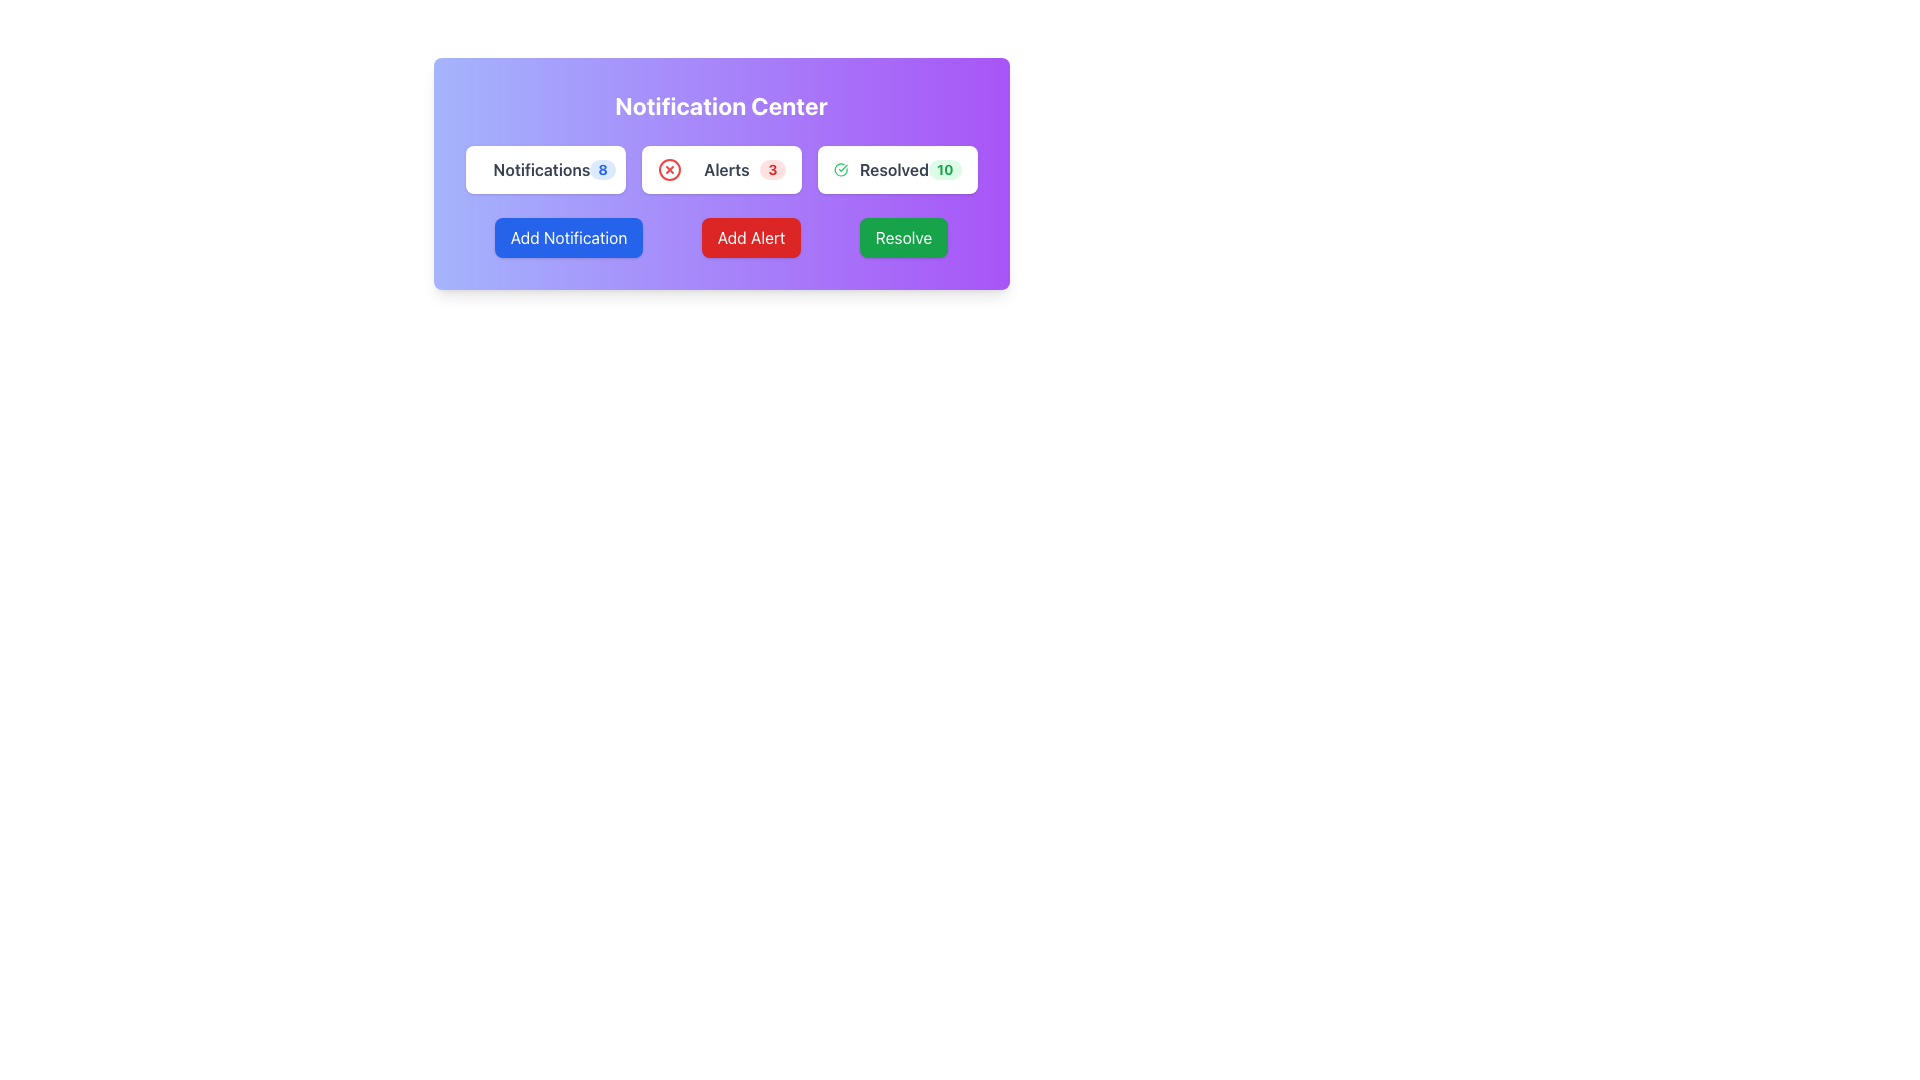 The width and height of the screenshot is (1920, 1080). I want to click on text displayed on the Badge that shows the number of pending notifications associated with the 'Notifications' label, located to the right of the 'Notifications' text, so click(602, 168).